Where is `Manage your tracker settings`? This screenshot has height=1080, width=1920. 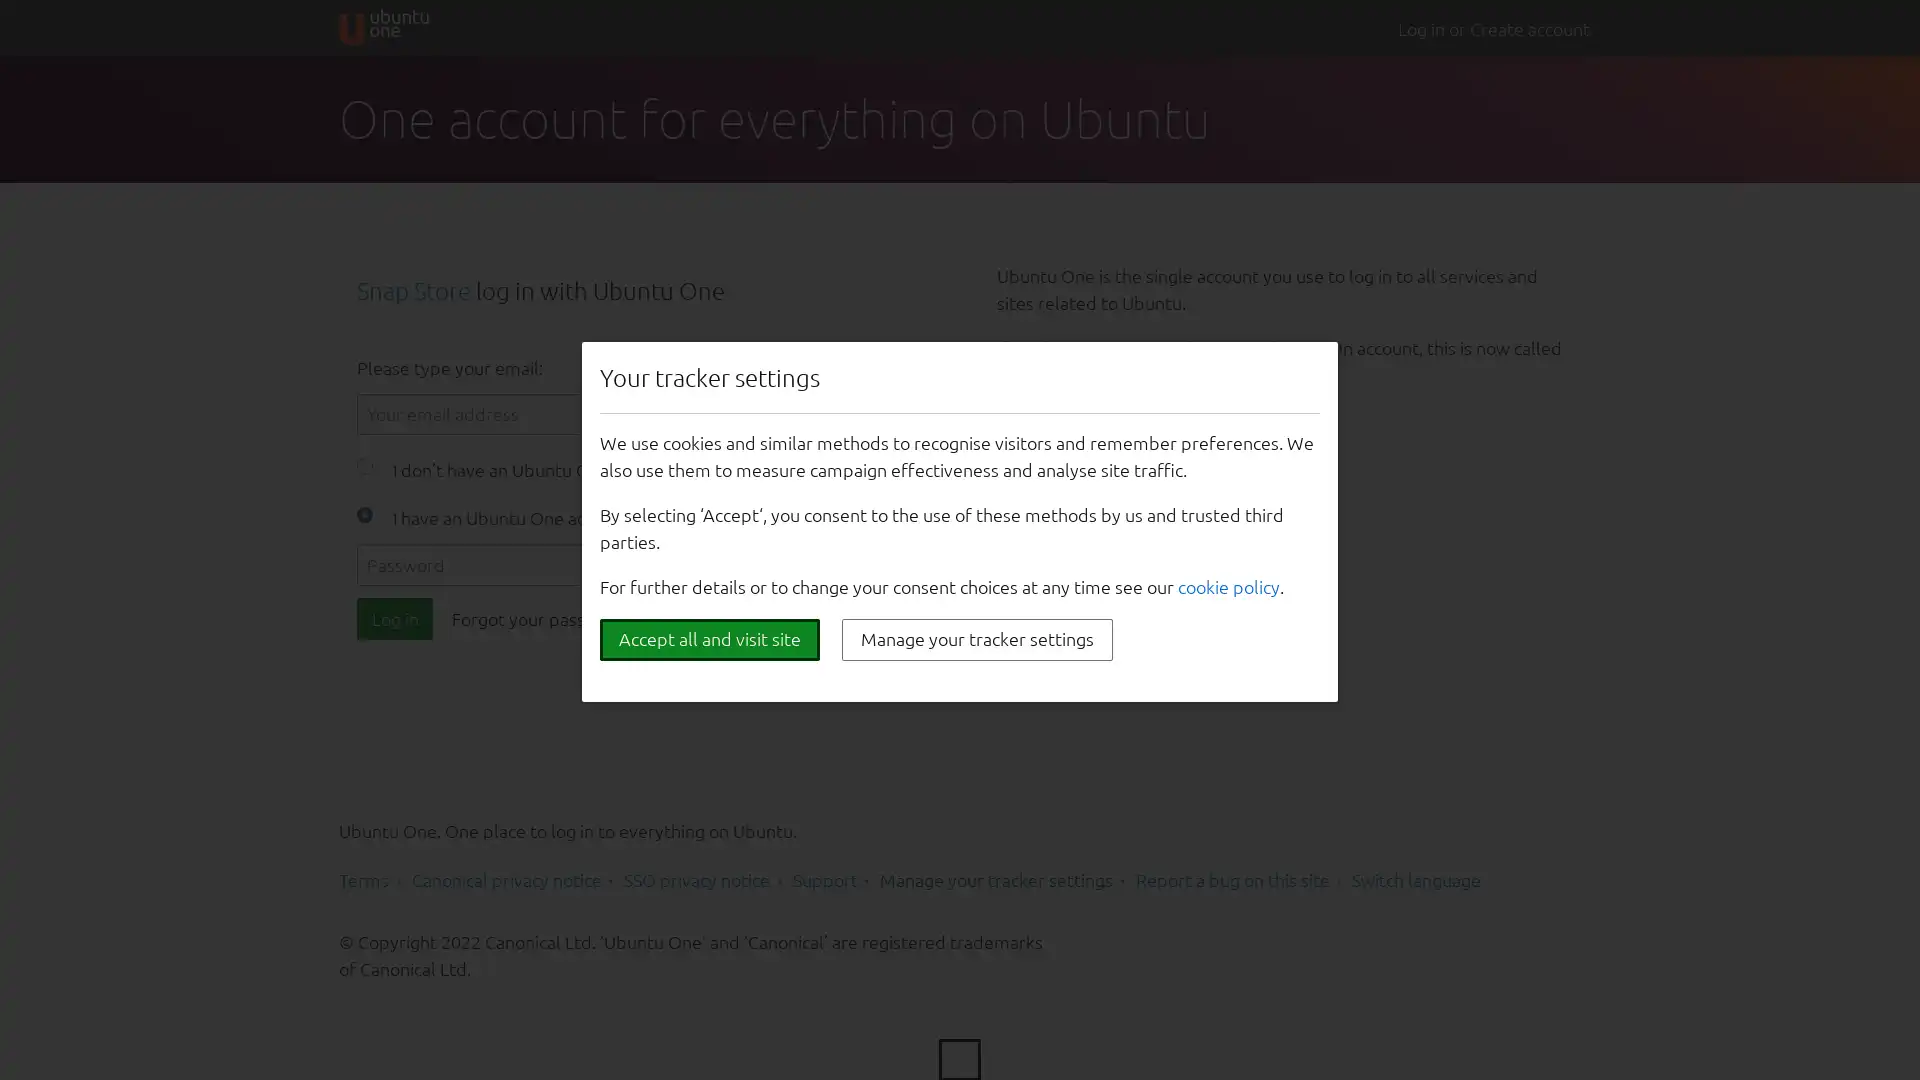 Manage your tracker settings is located at coordinates (977, 639).